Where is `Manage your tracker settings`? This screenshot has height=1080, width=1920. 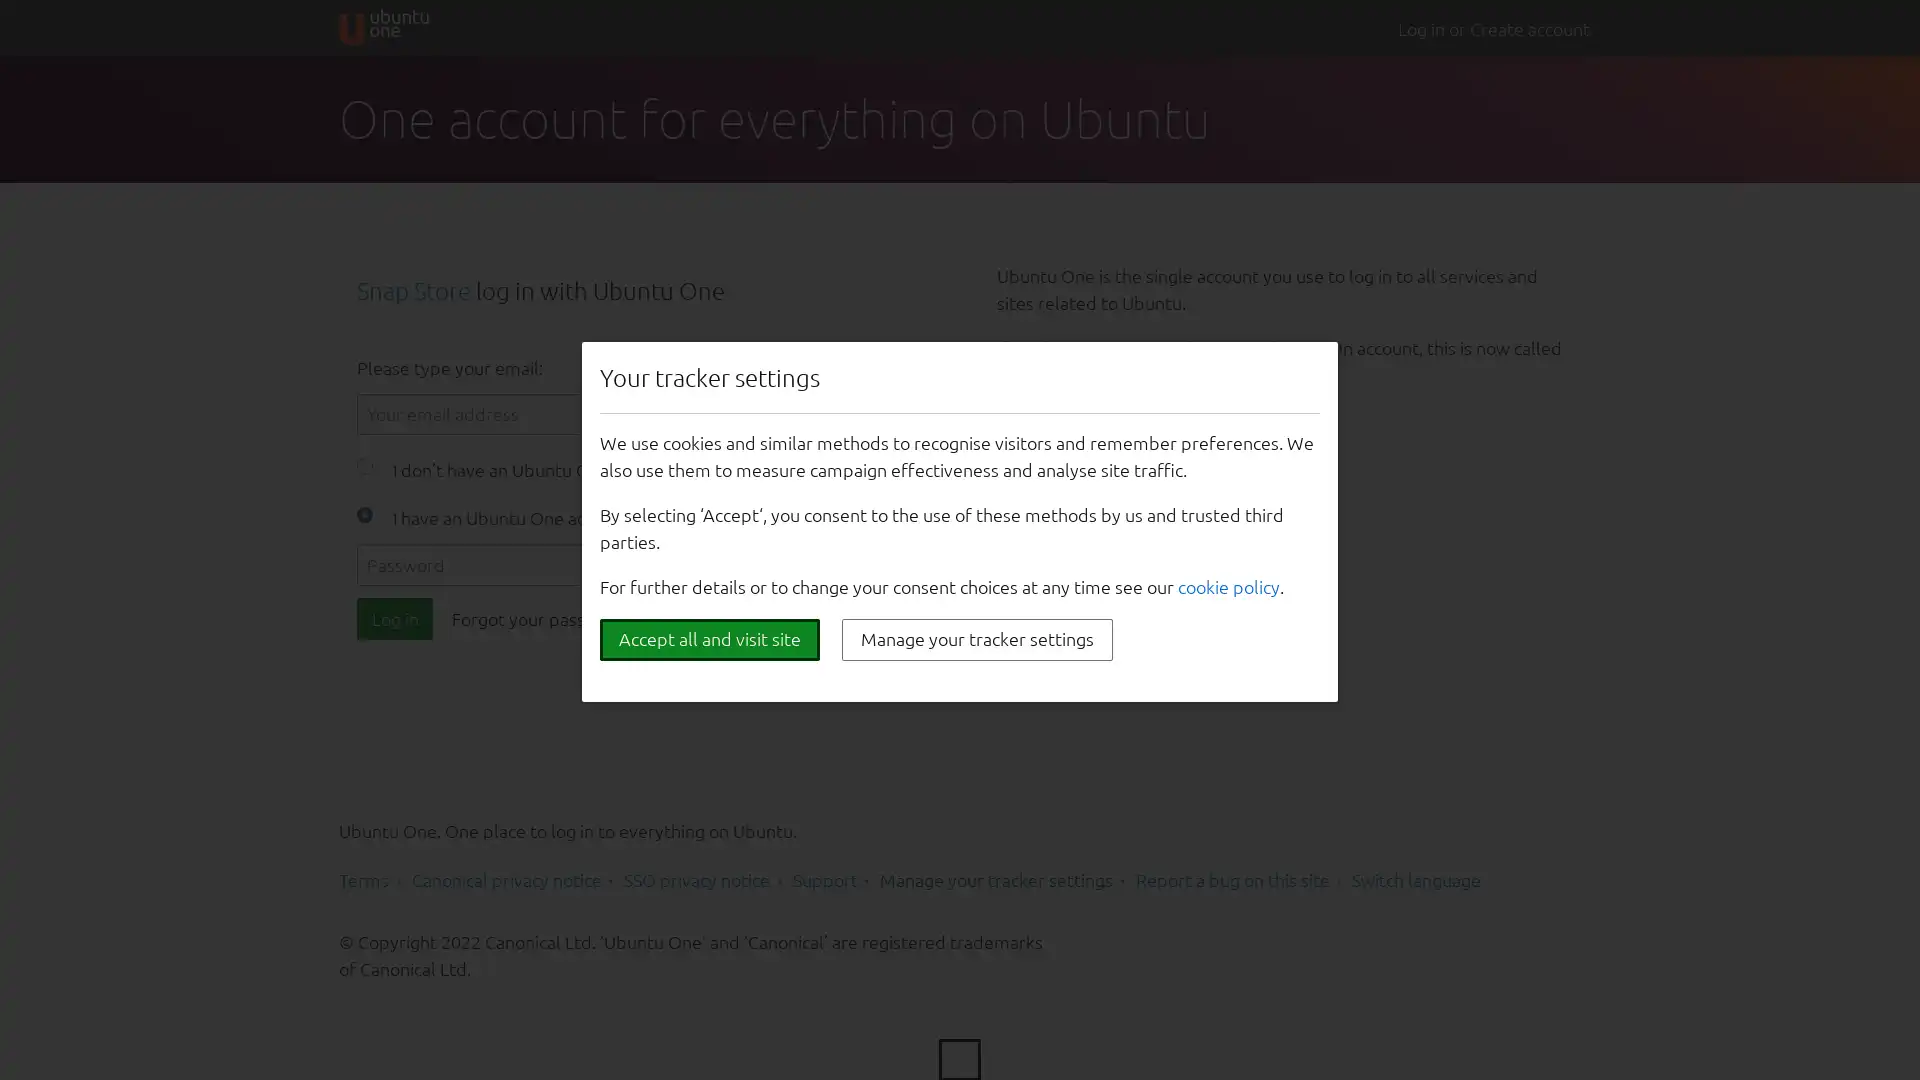 Manage your tracker settings is located at coordinates (977, 639).